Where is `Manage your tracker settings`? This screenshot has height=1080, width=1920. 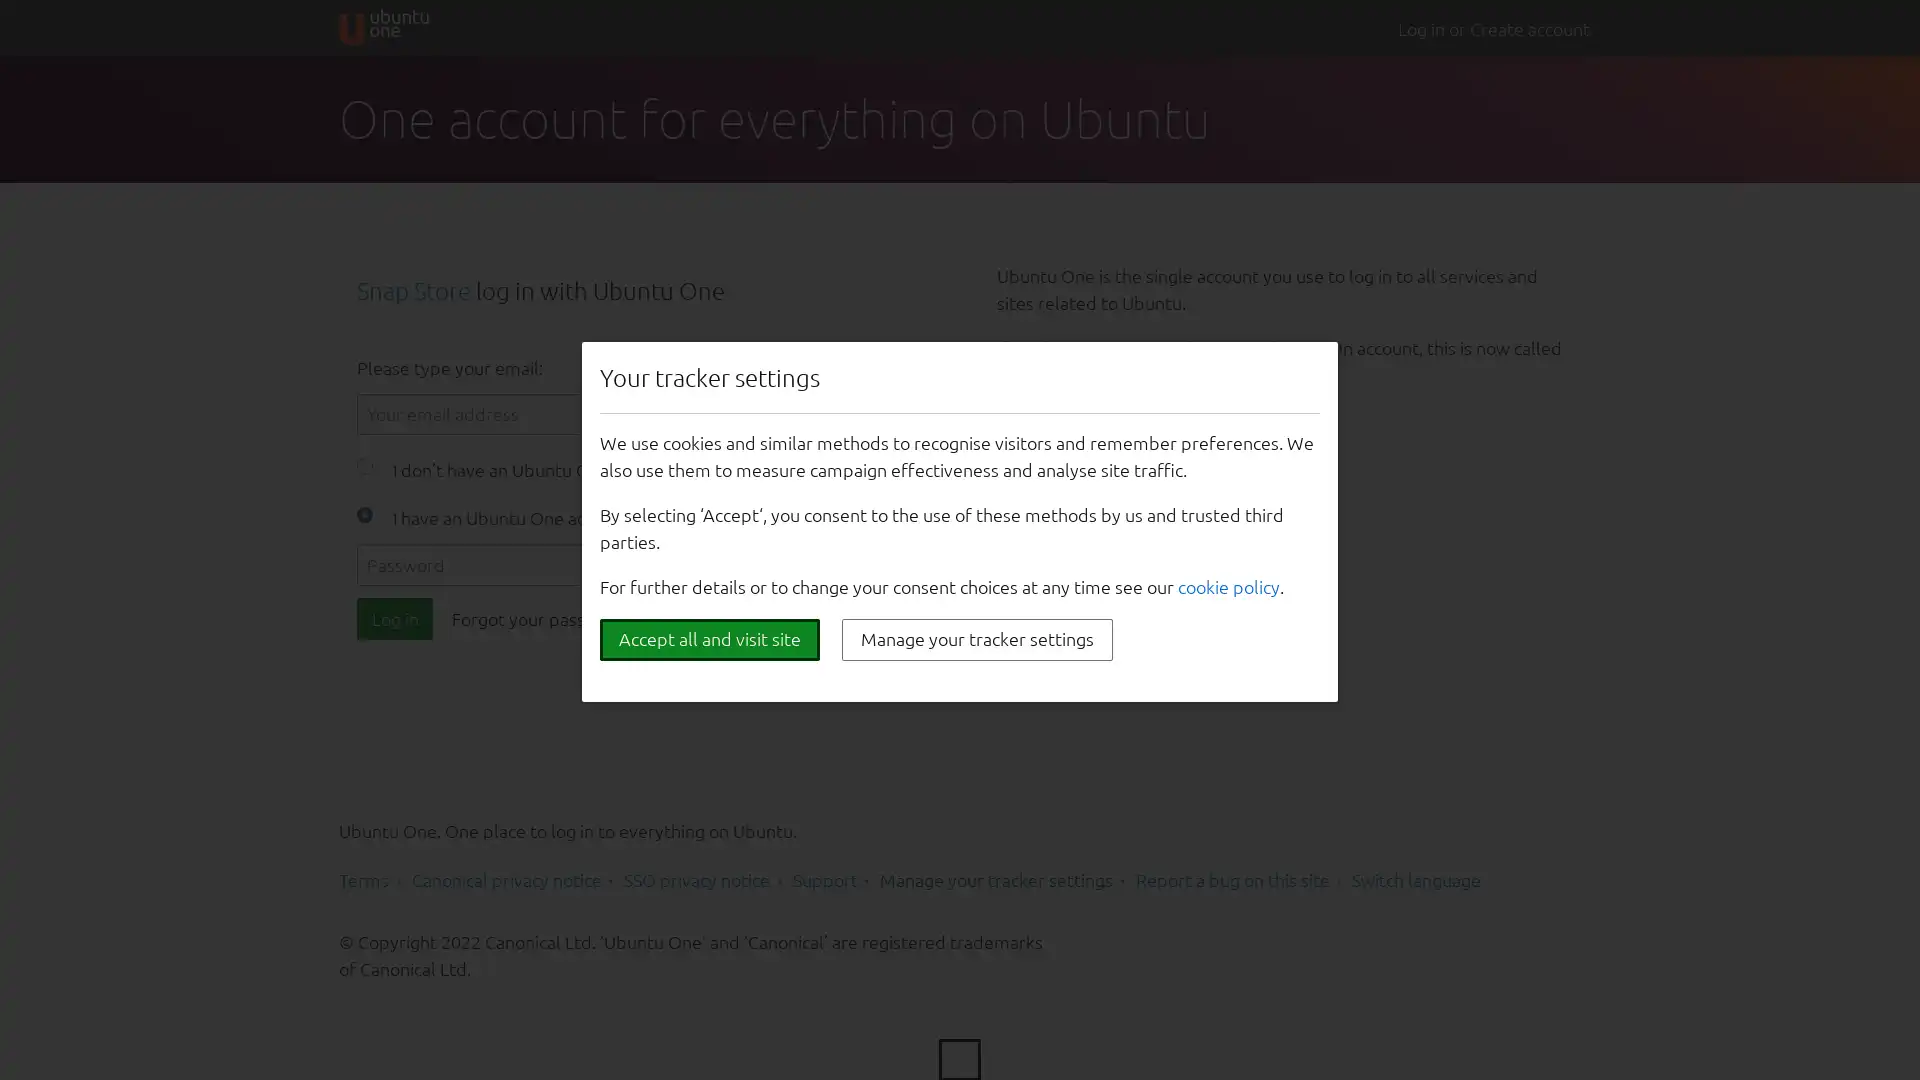 Manage your tracker settings is located at coordinates (977, 639).